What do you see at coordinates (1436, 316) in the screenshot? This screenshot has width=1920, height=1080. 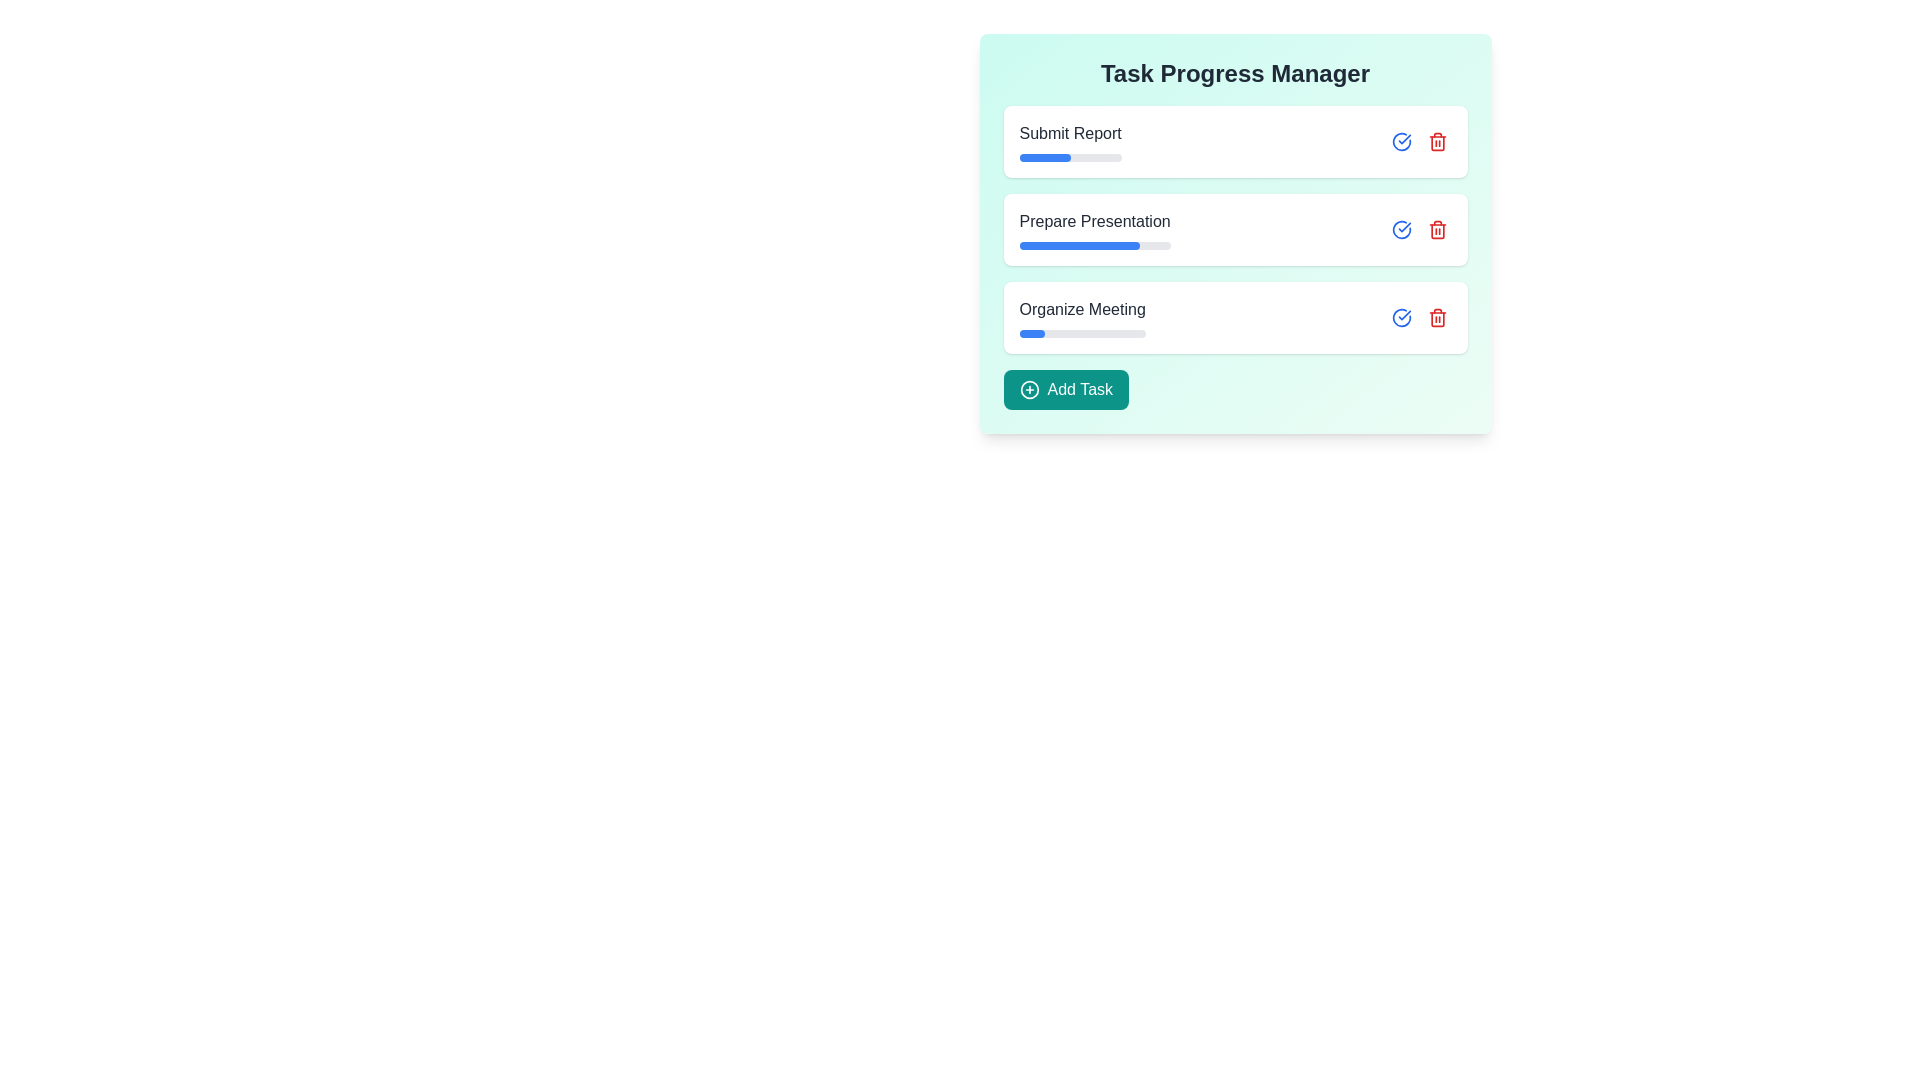 I see `the red trash icon associated with the task titled 'Organize Meeting' to remove it` at bounding box center [1436, 316].